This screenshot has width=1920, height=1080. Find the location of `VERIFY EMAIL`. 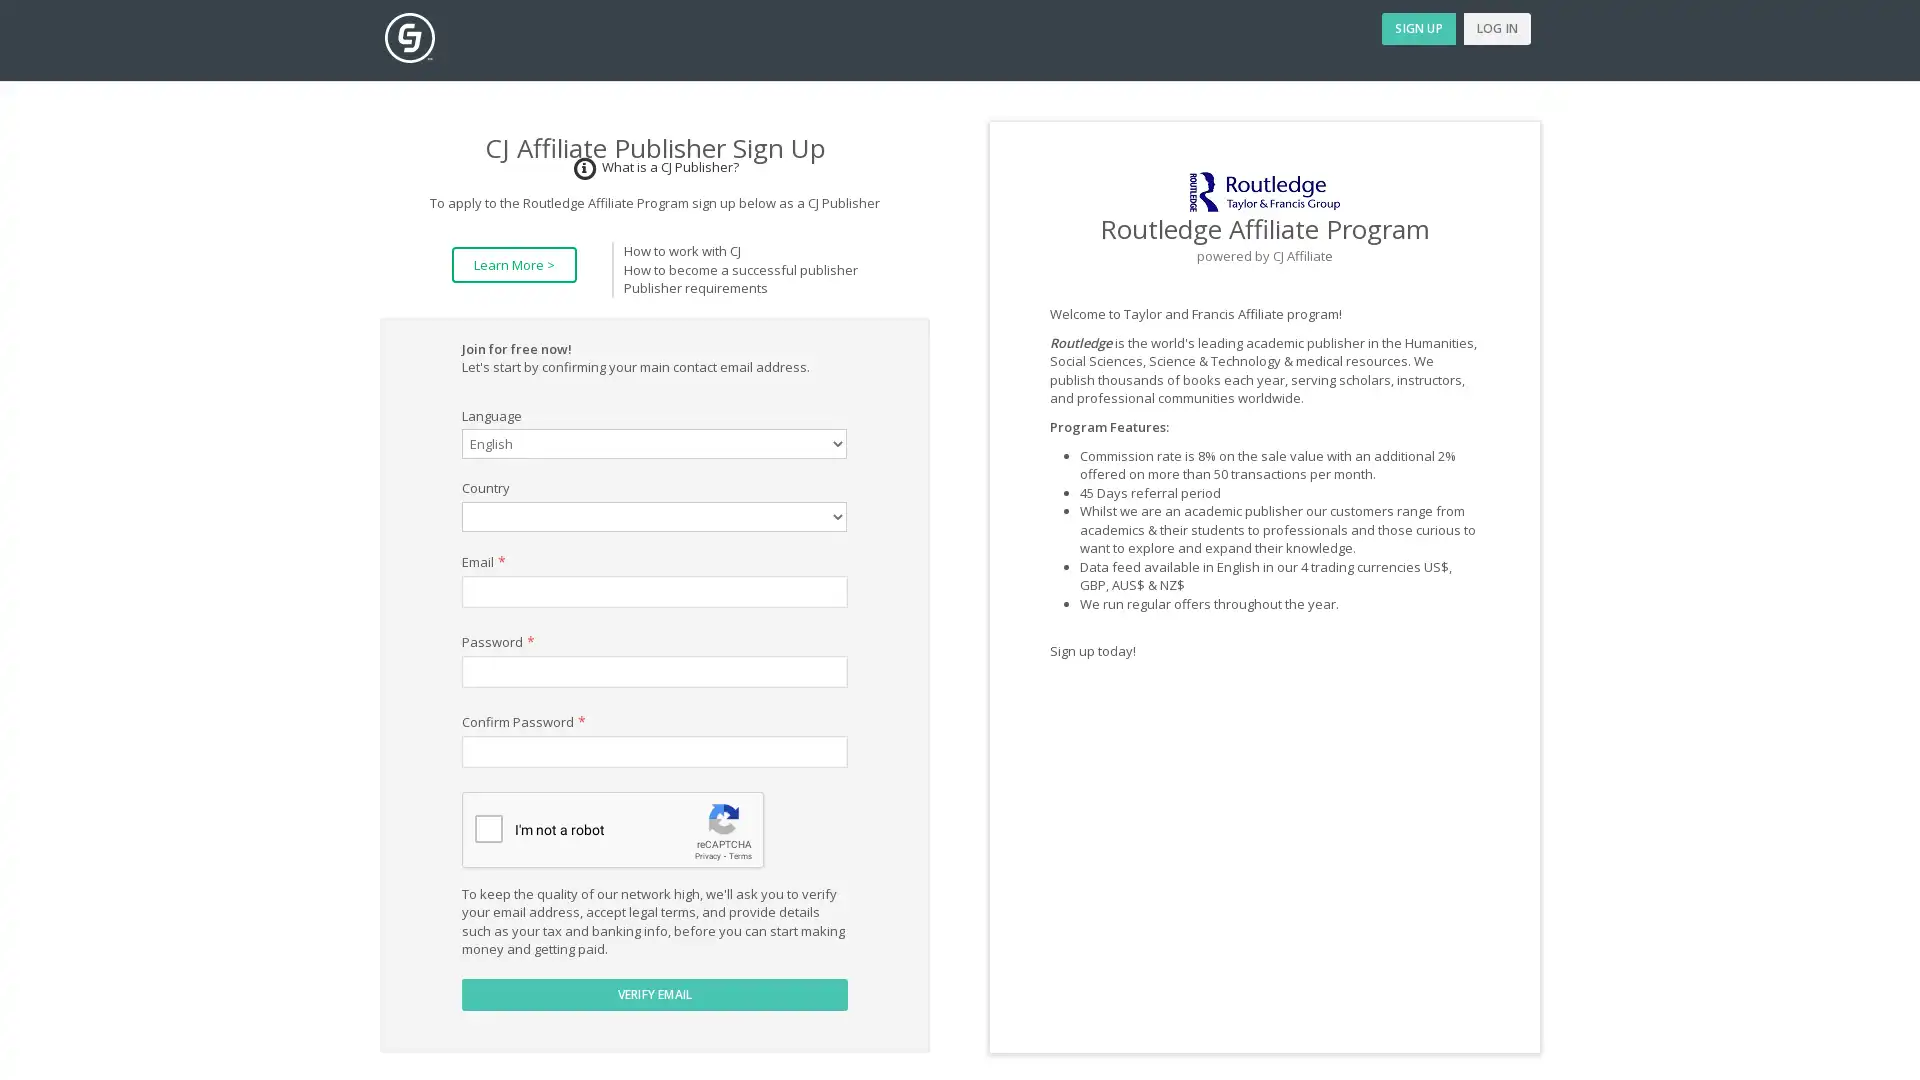

VERIFY EMAIL is located at coordinates (654, 994).